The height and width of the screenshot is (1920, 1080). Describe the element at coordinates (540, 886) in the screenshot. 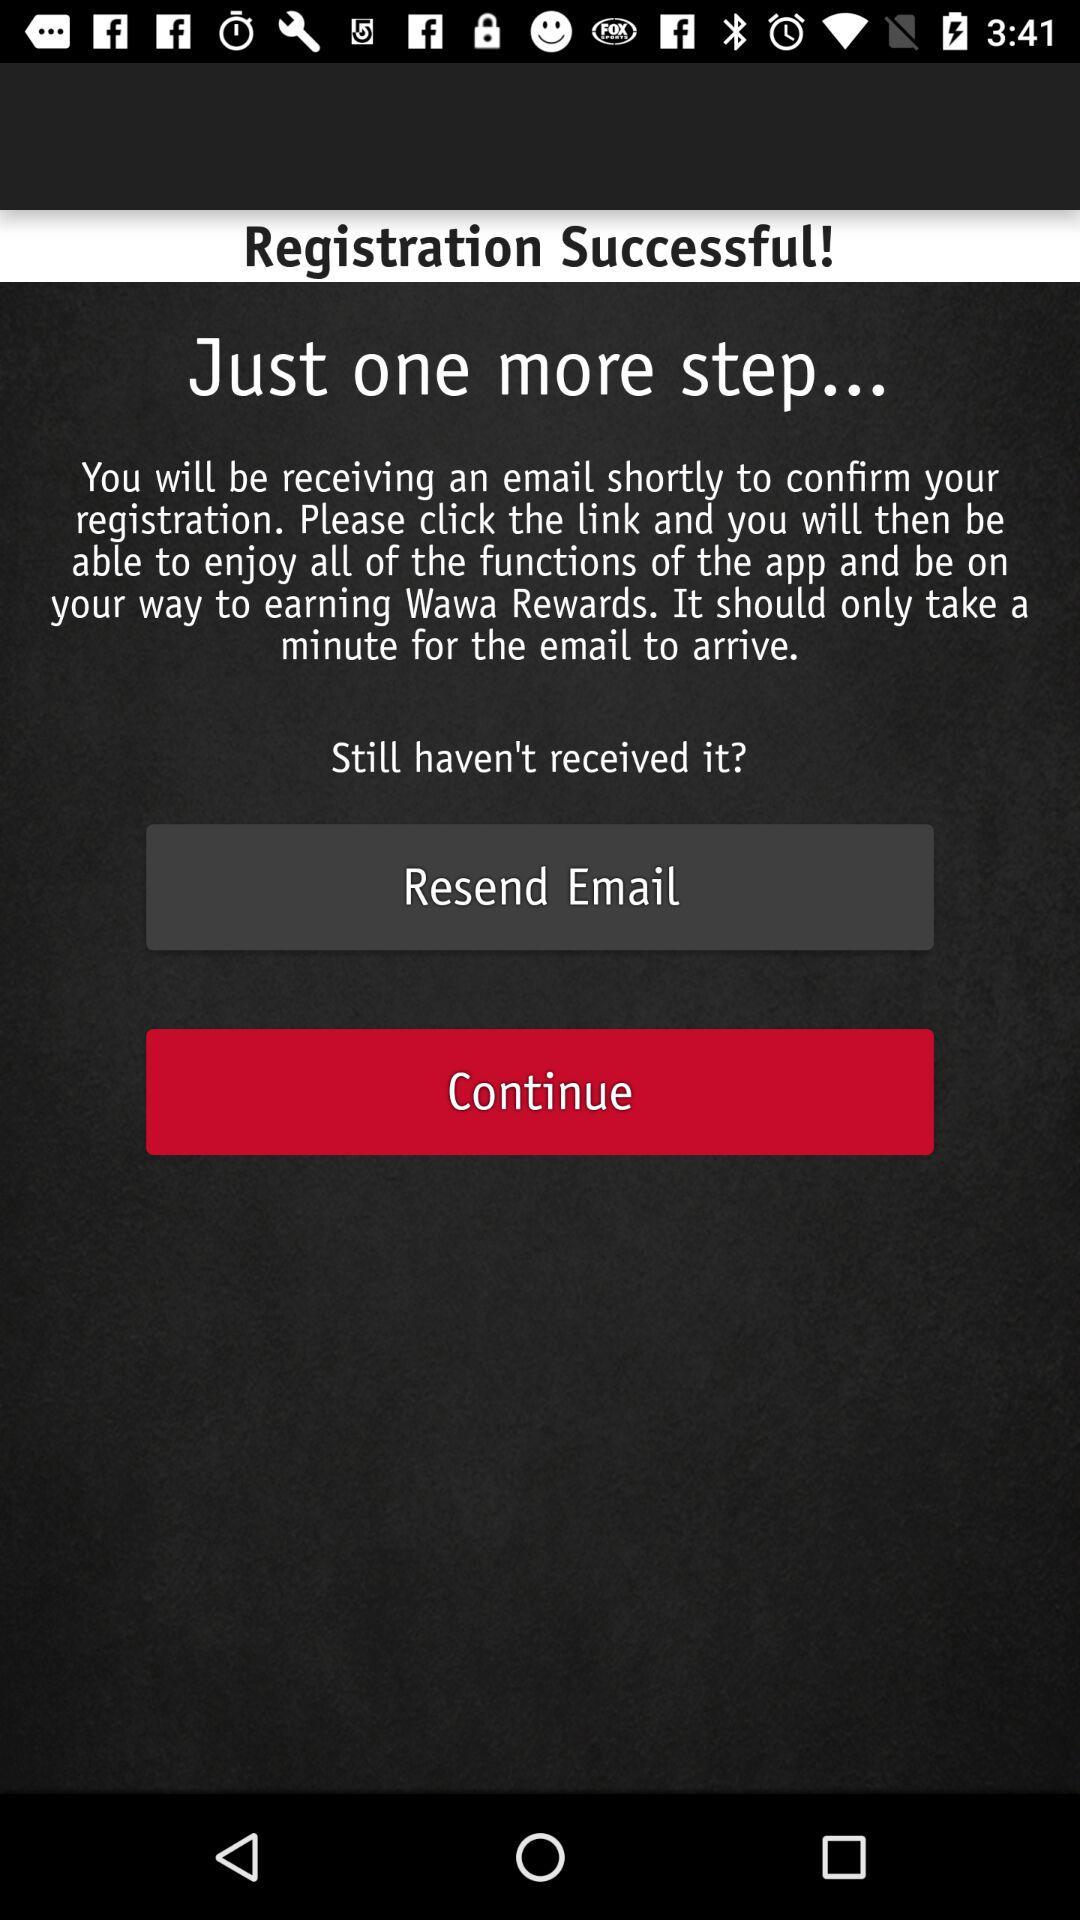

I see `resend email item` at that location.